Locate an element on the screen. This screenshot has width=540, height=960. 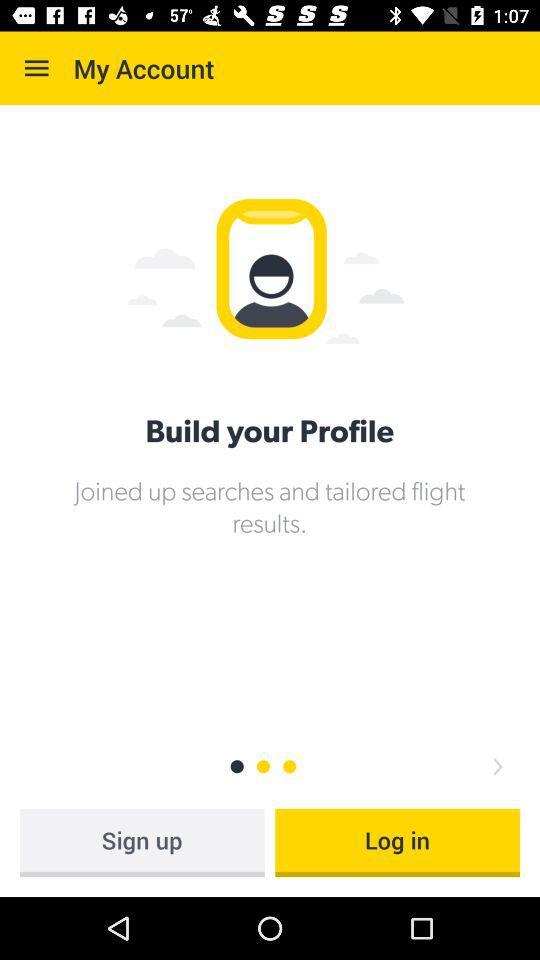
the item next to my account item is located at coordinates (36, 68).